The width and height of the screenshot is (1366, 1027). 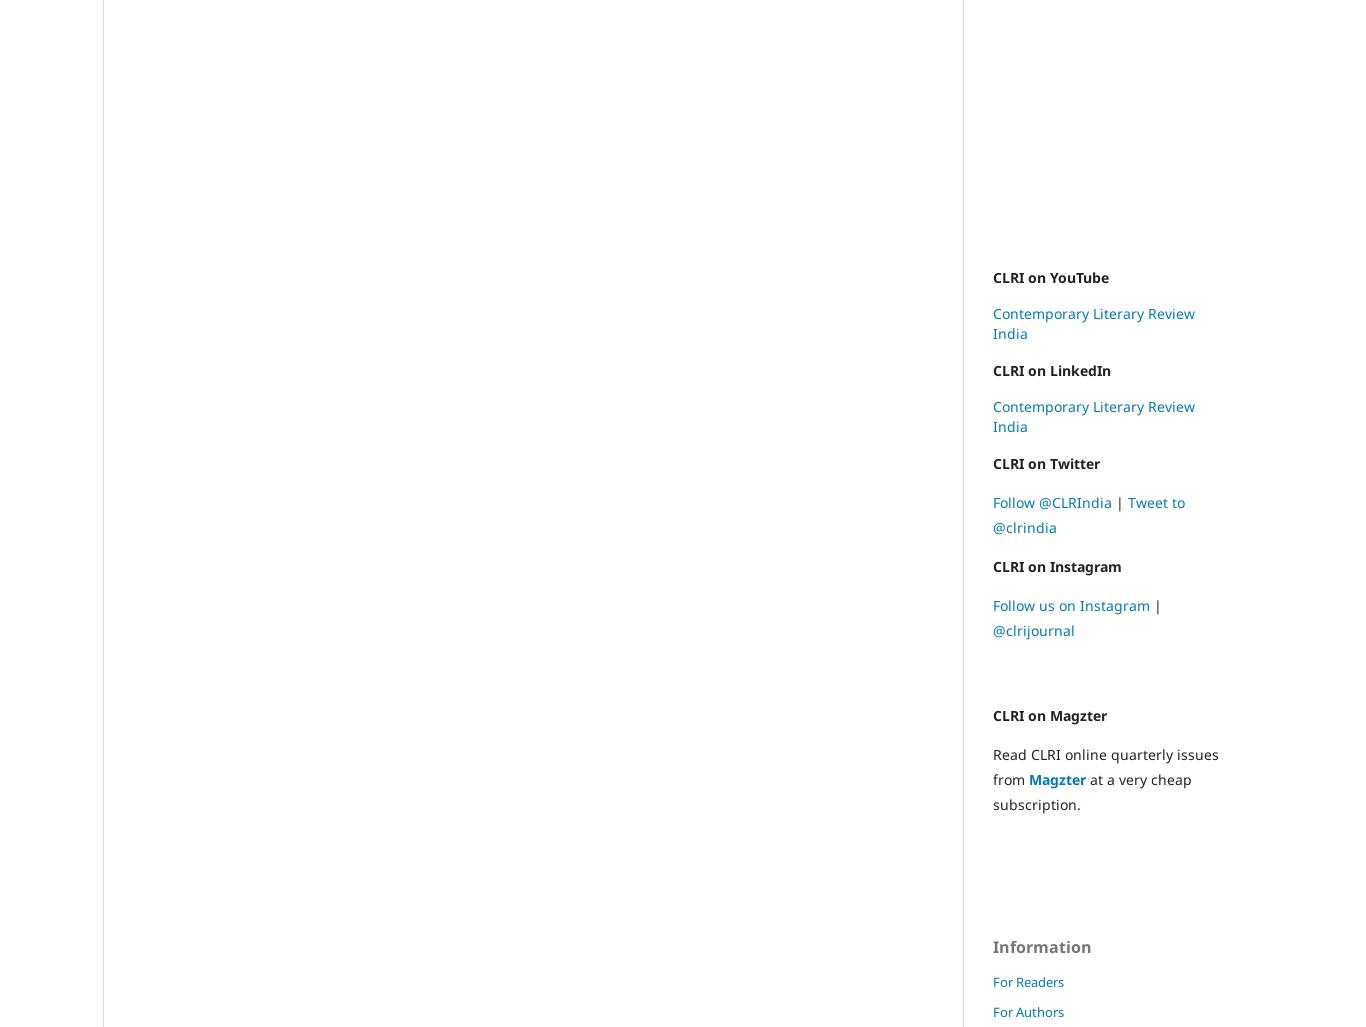 What do you see at coordinates (1041, 946) in the screenshot?
I see `'Information'` at bounding box center [1041, 946].